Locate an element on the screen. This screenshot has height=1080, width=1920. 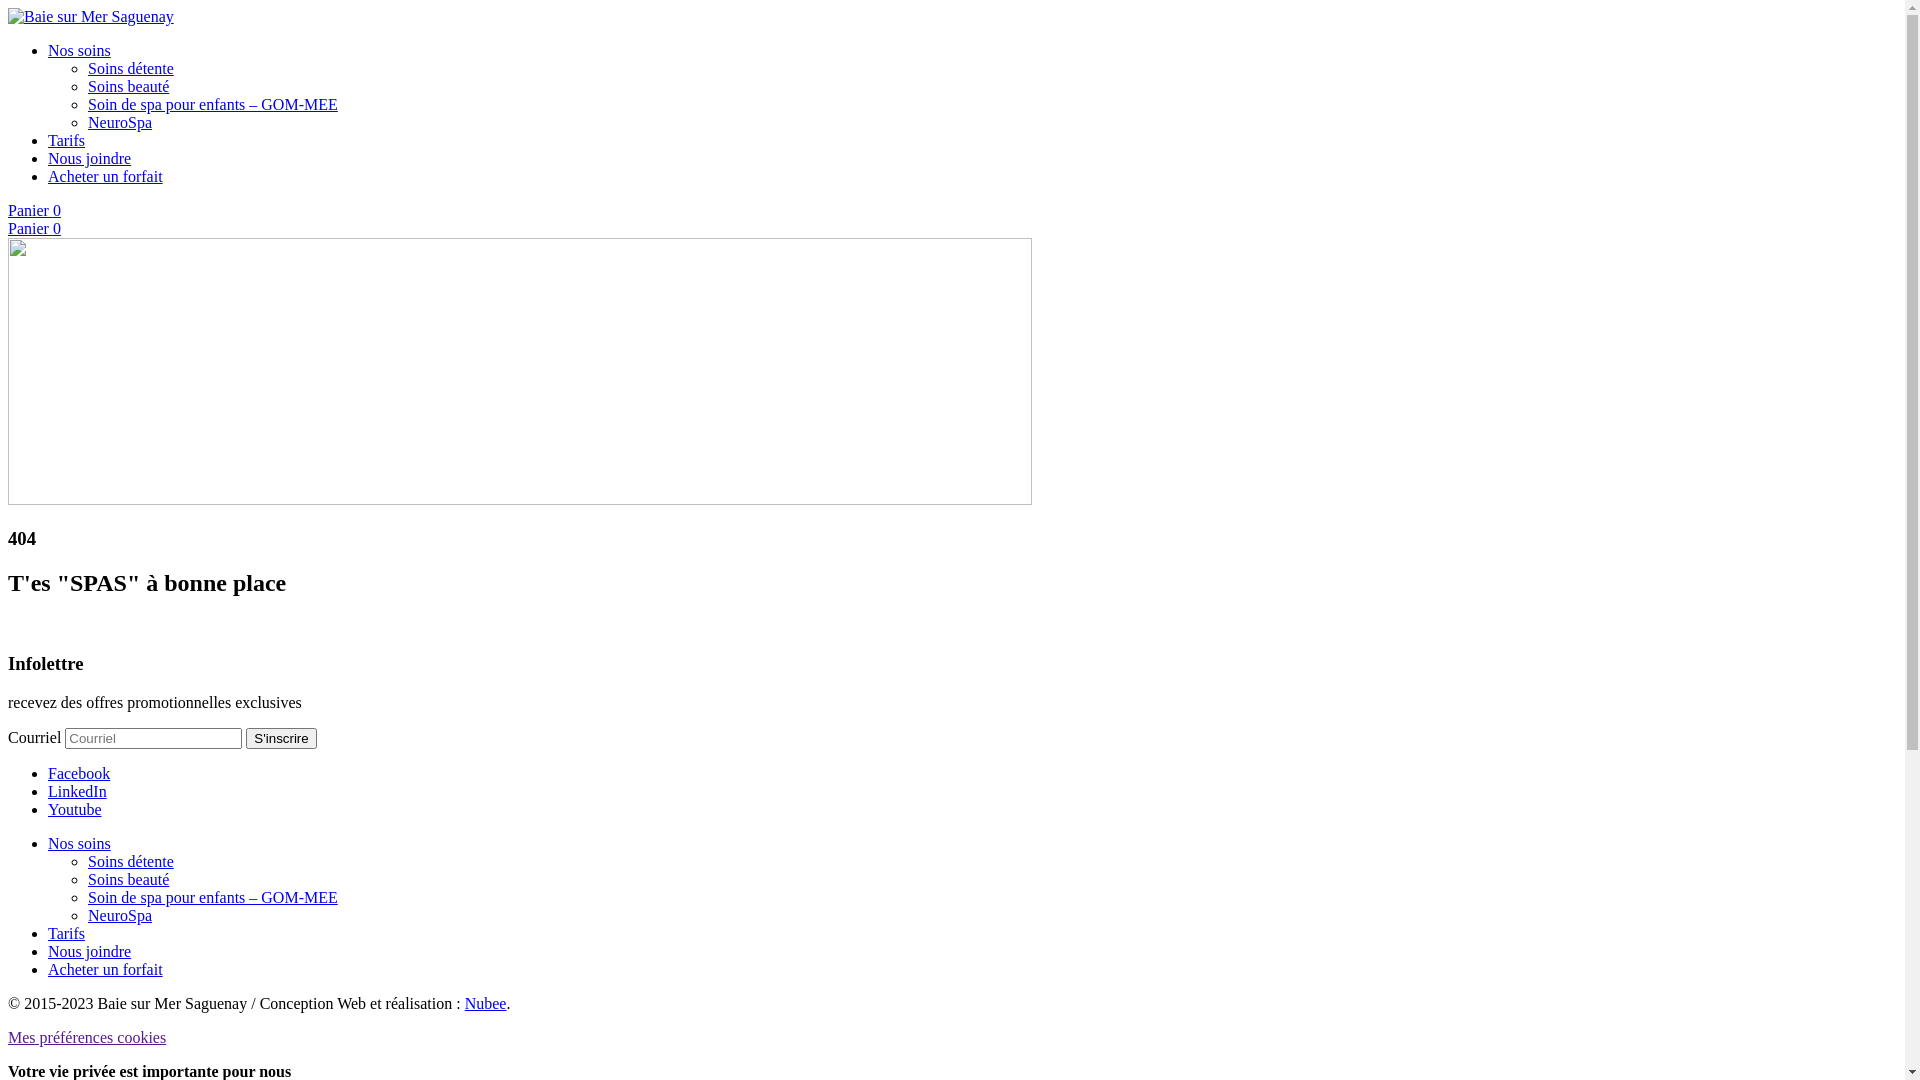
'Acheter un forfait' is located at coordinates (104, 968).